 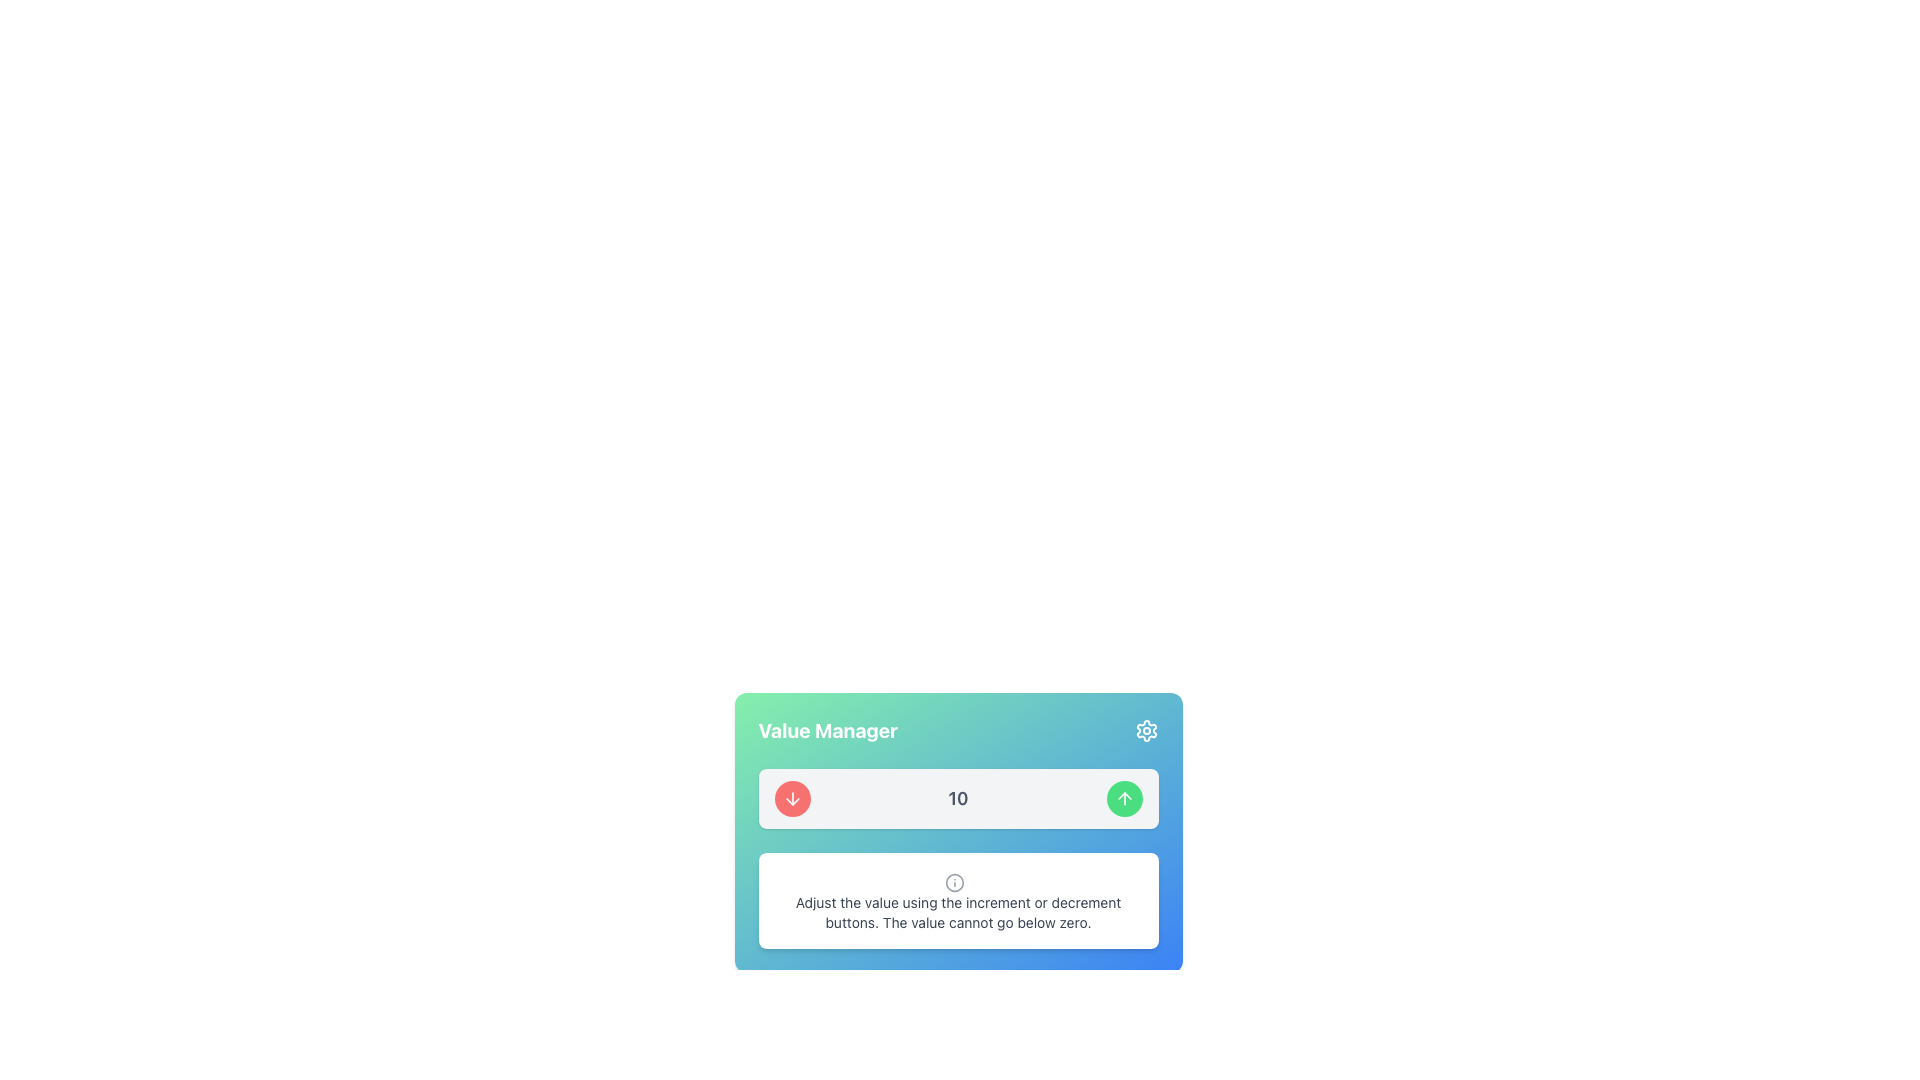 What do you see at coordinates (1124, 797) in the screenshot?
I see `the small upward arrow icon within the green circular button on the right side of the horizontal strip containing the number '10' in the 'Value Manager' widget to increment the value` at bounding box center [1124, 797].